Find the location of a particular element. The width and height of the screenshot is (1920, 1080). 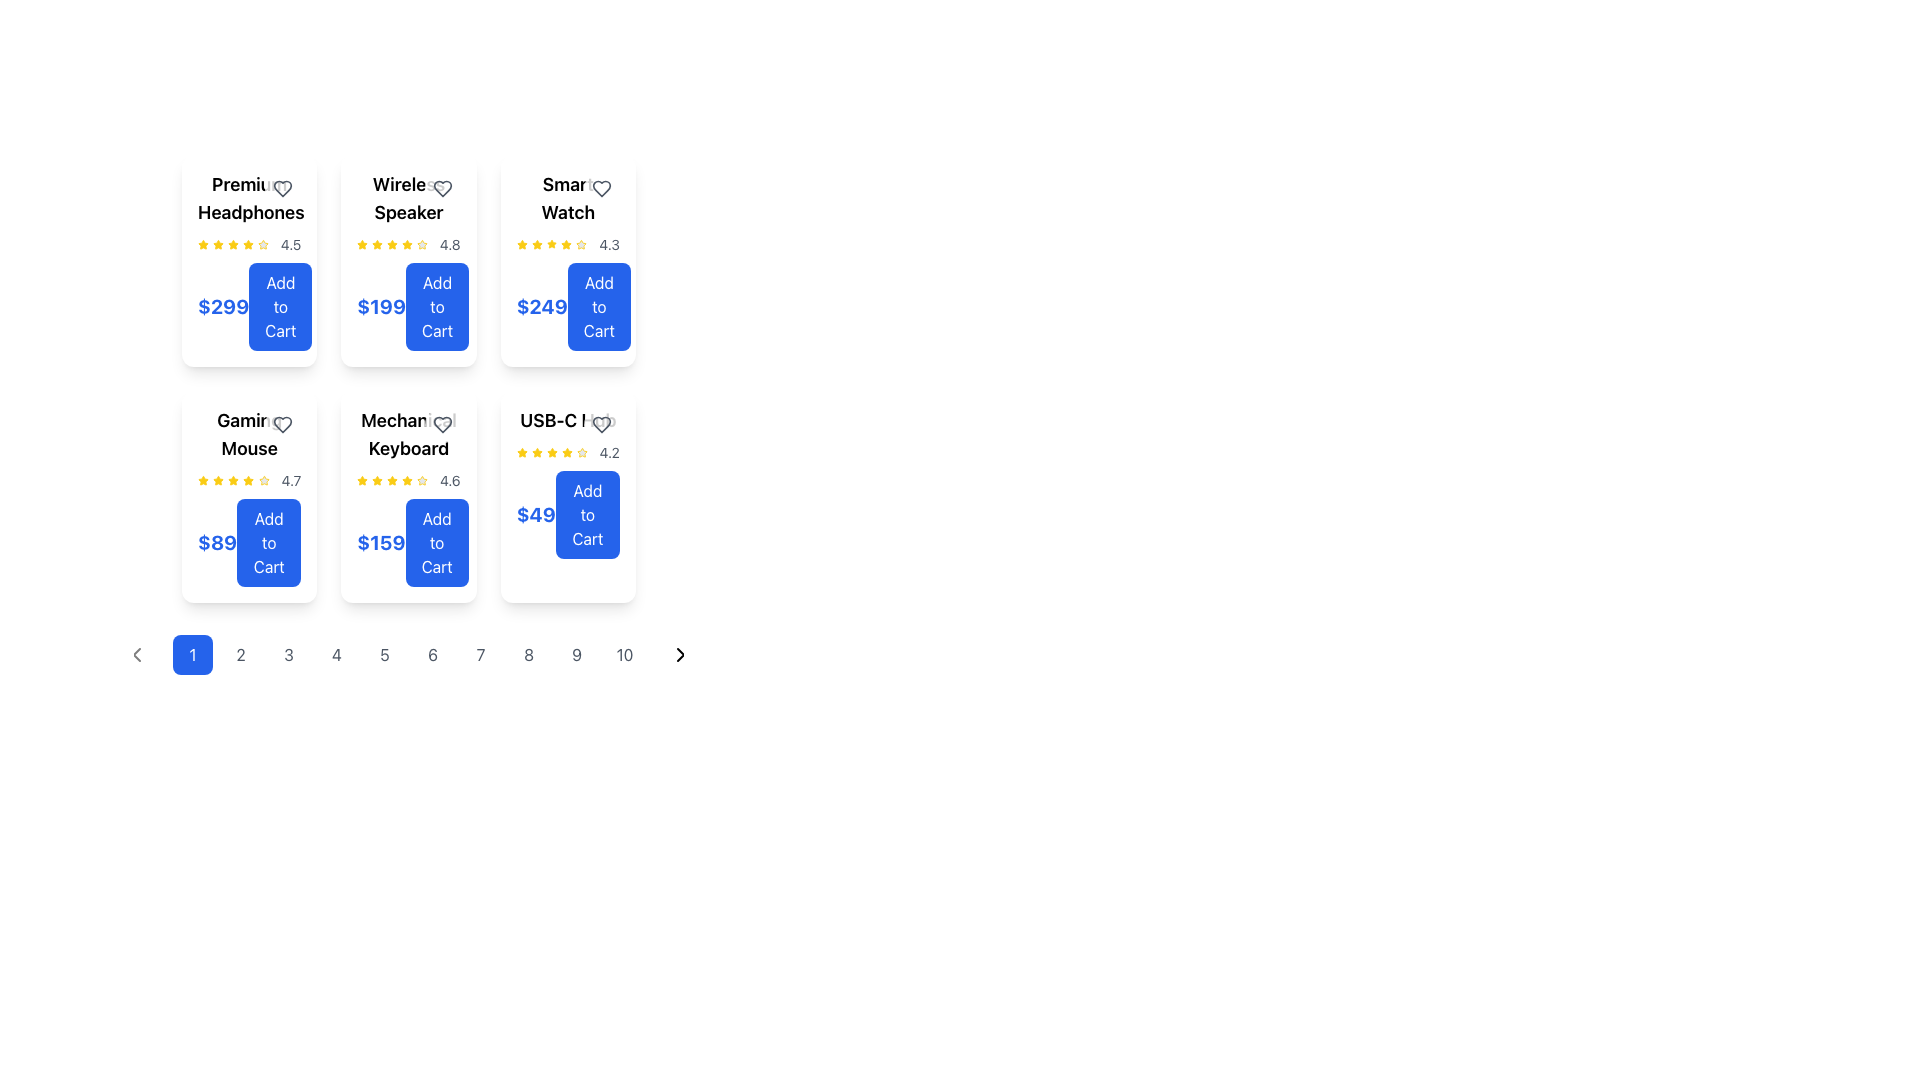

the 'Add to Cart' button, which is a rectangular button with a blue background and white text, located in the bottom-left card of the grid layout is located at coordinates (268, 543).